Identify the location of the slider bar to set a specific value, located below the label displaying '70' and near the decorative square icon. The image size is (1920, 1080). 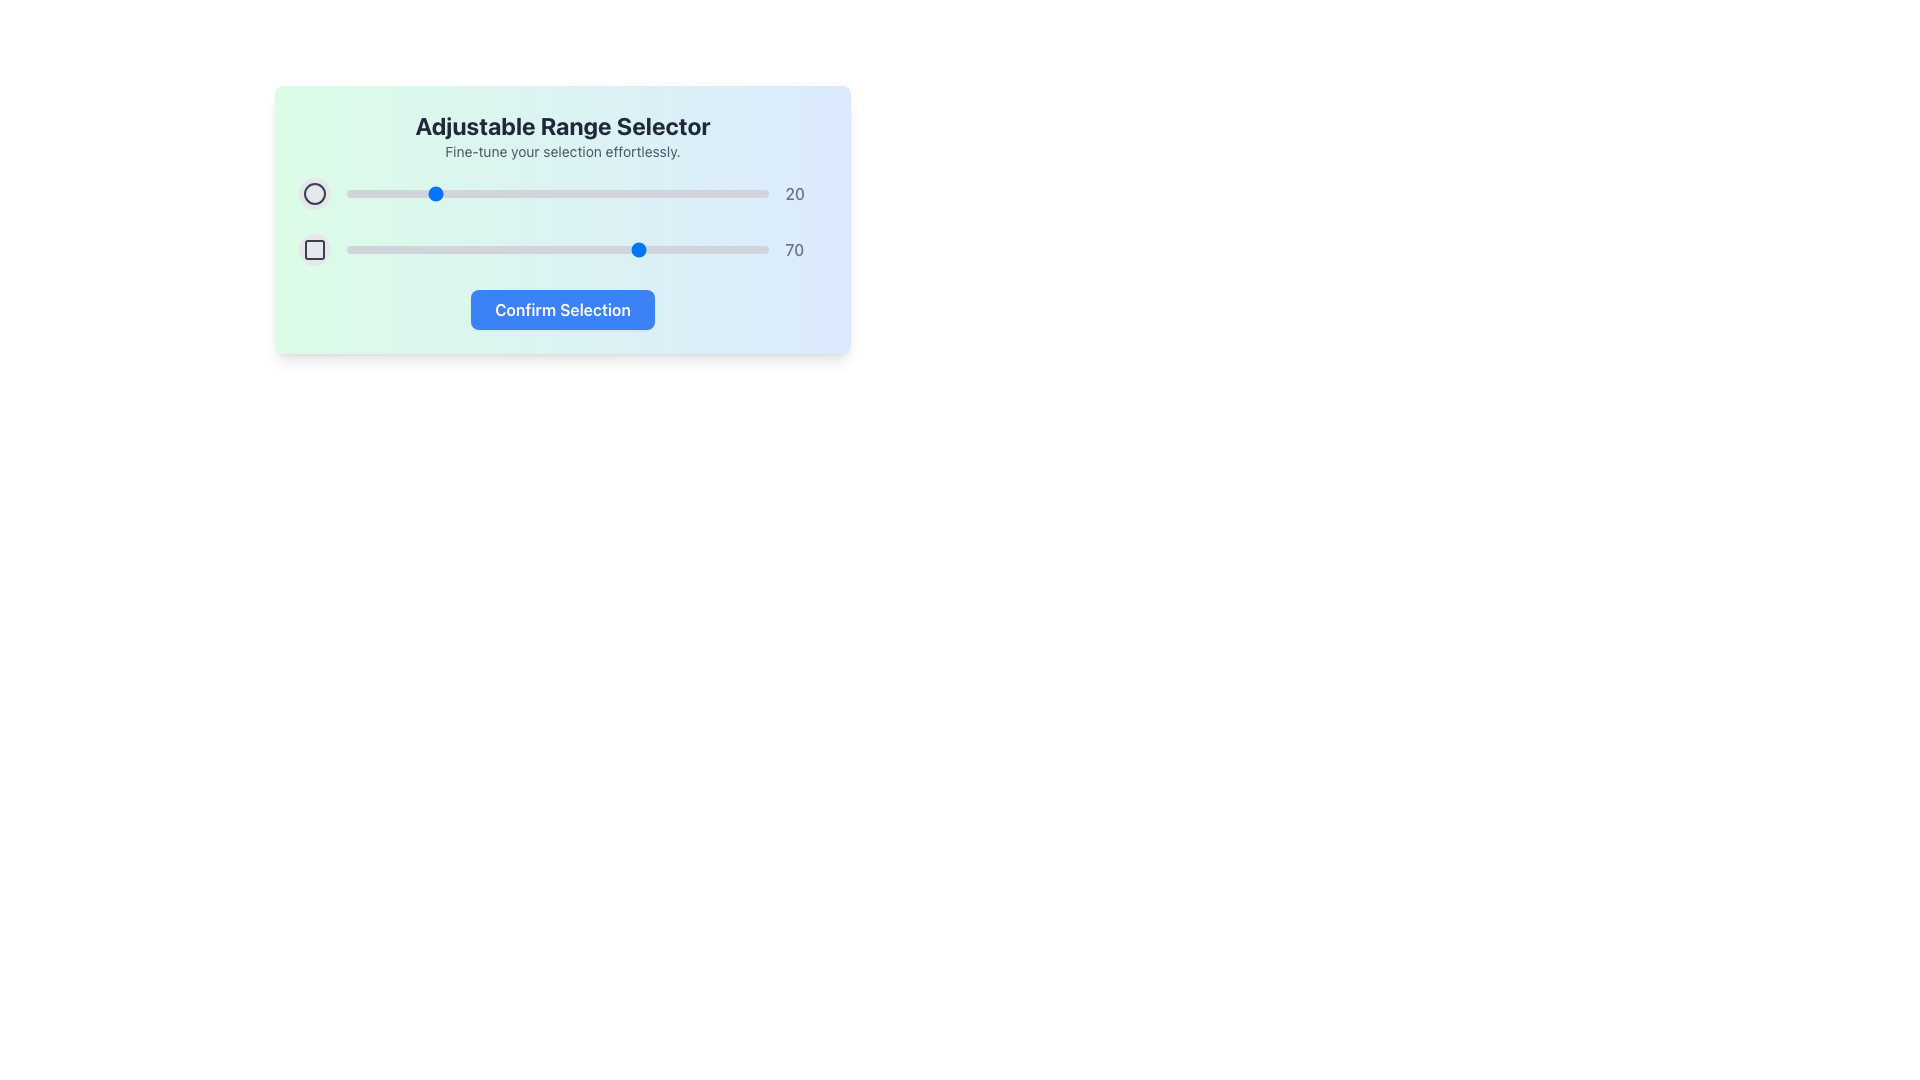
(558, 249).